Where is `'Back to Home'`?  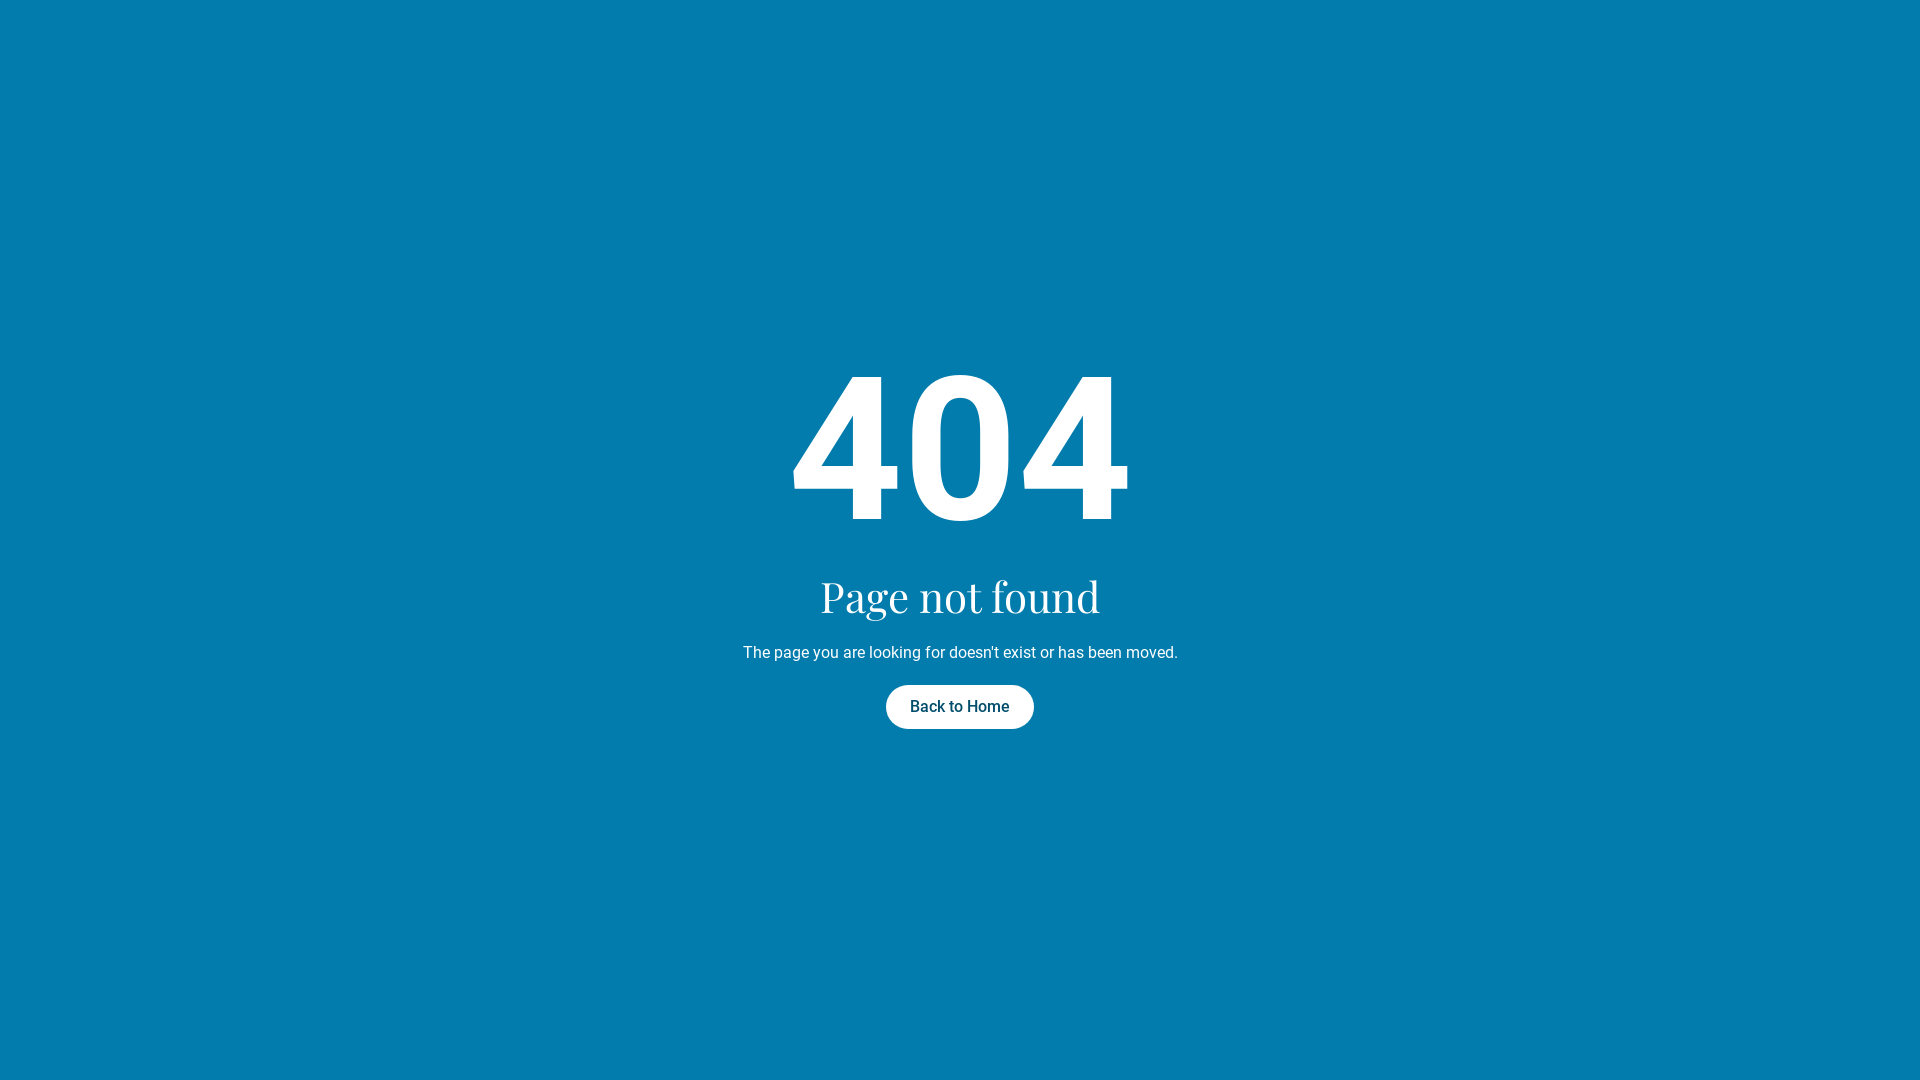
'Back to Home' is located at coordinates (960, 705).